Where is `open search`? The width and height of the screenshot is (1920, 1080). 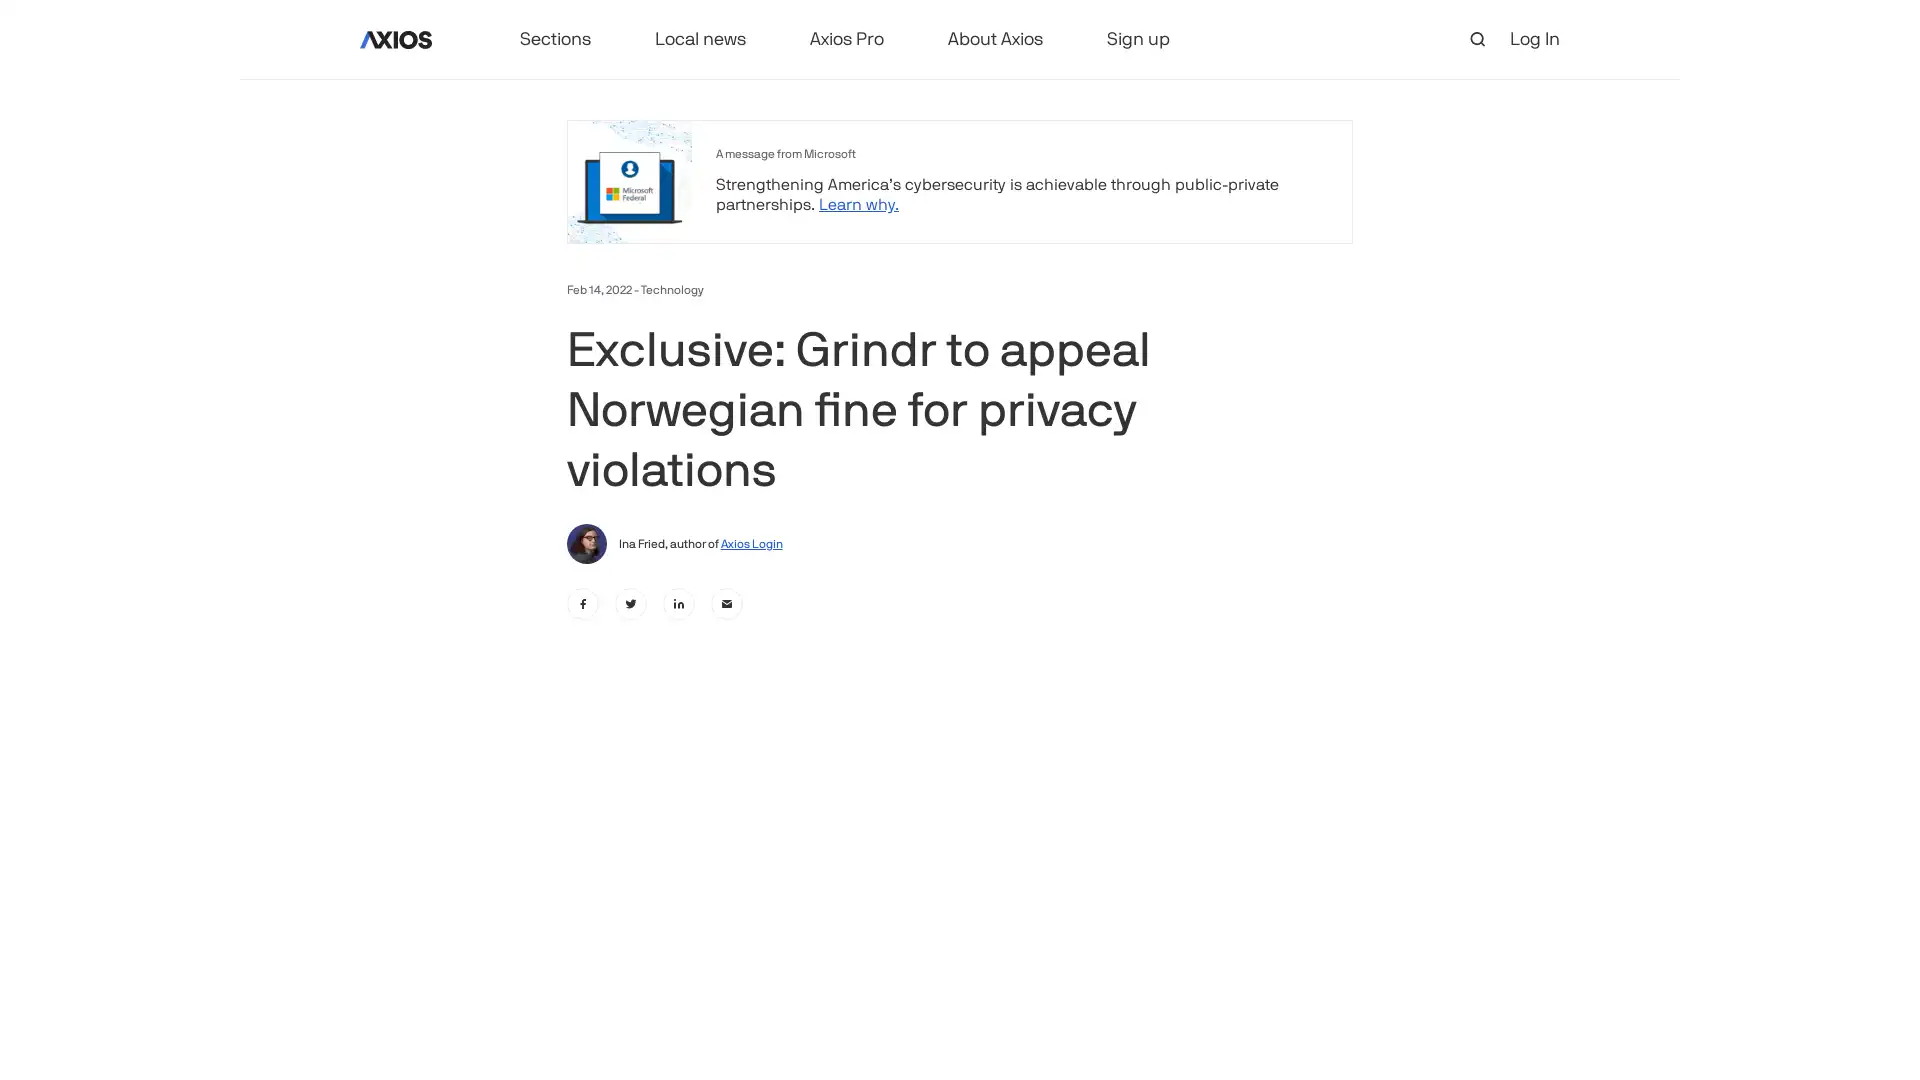
open search is located at coordinates (1478, 39).